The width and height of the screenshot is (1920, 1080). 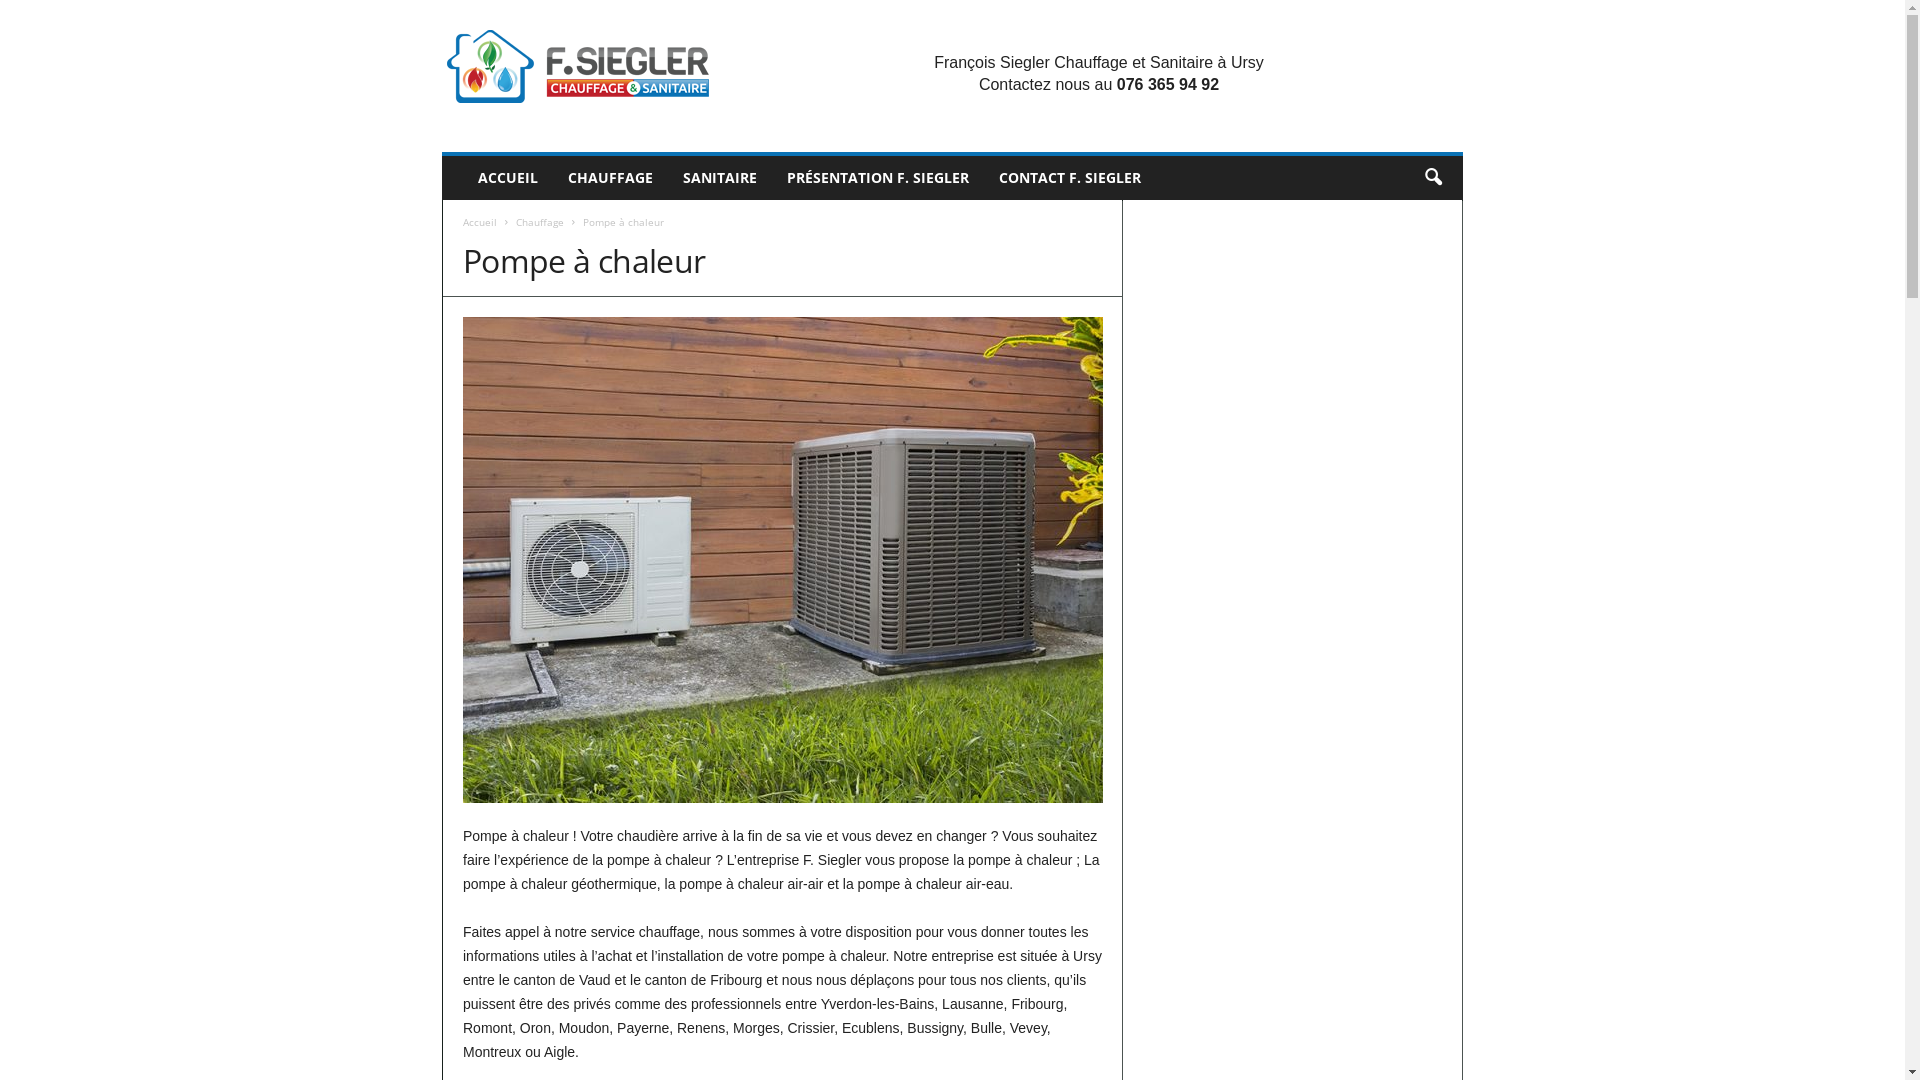 What do you see at coordinates (781, 559) in the screenshot?
I see `'pompe-a-chaleur'` at bounding box center [781, 559].